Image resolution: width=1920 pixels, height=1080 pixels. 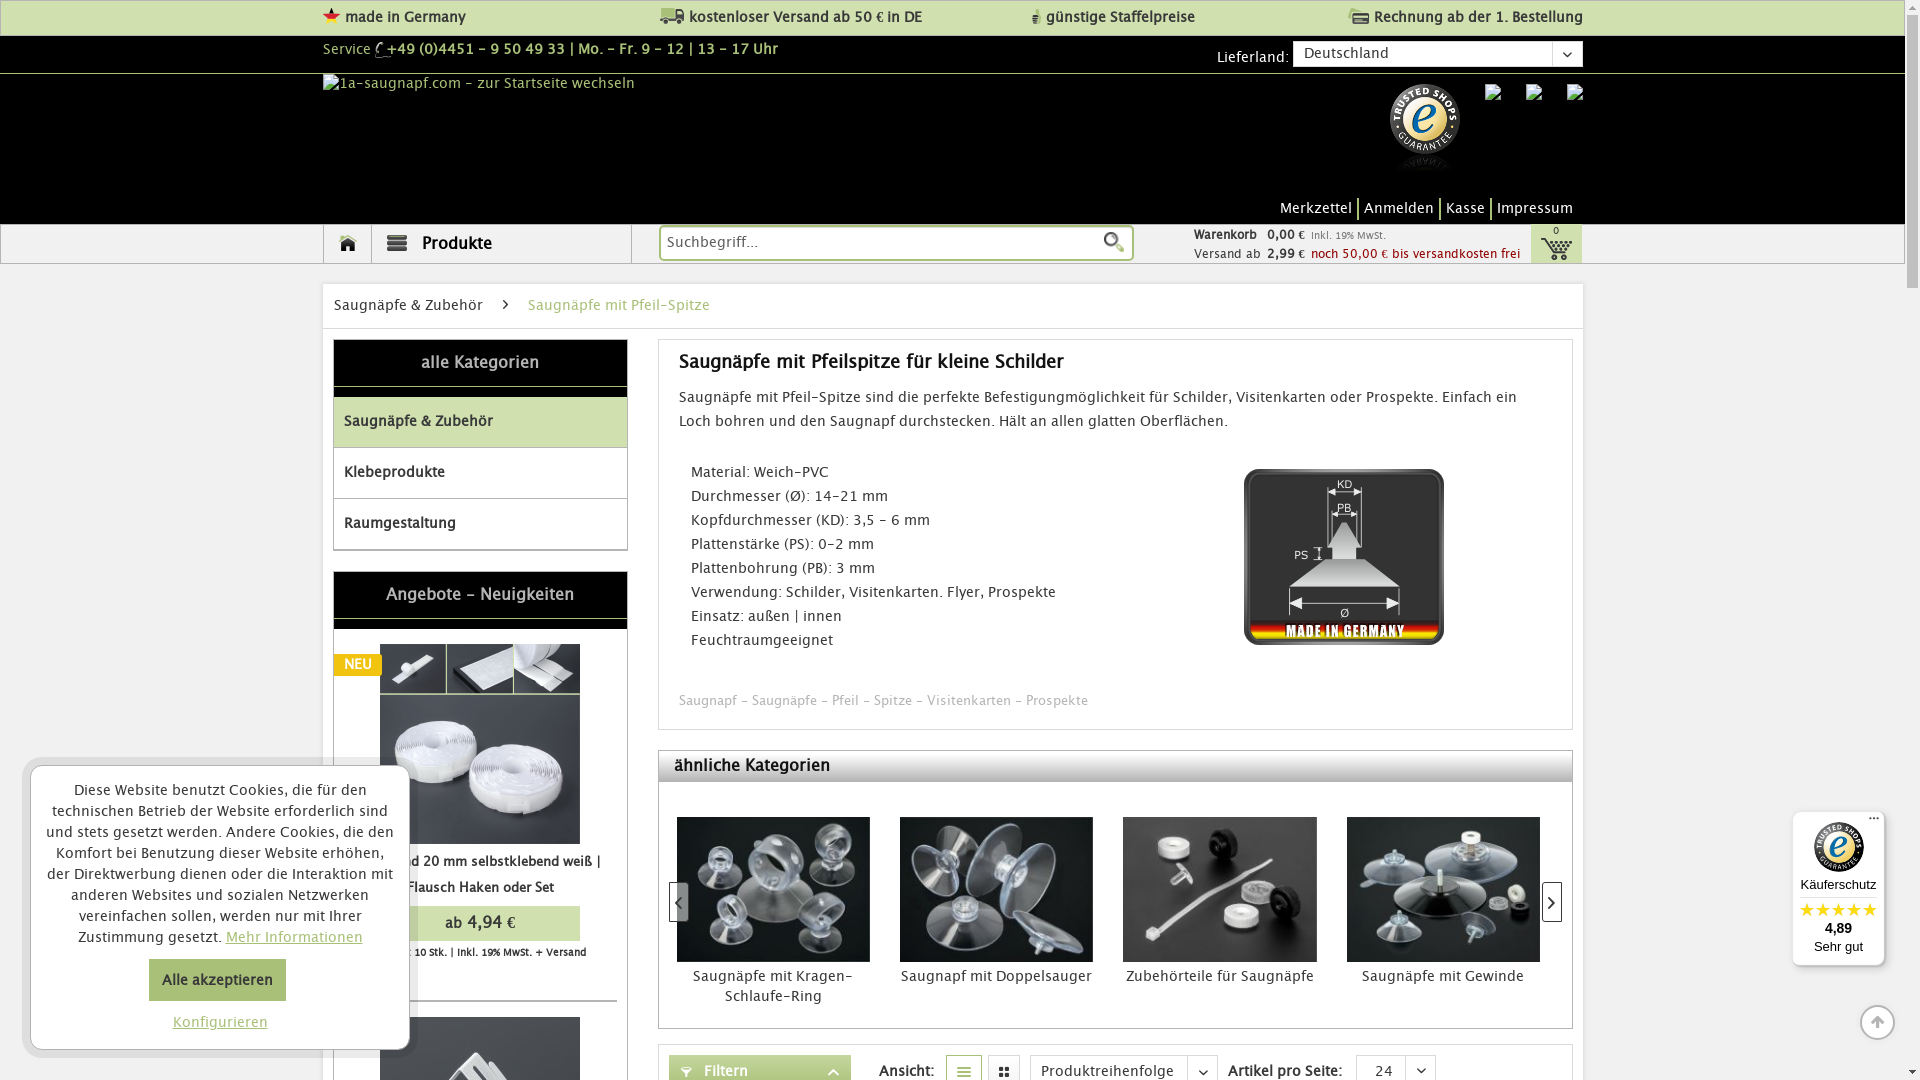 I want to click on '+49 (0)4451 - 9 50 49 33', so click(x=468, y=49).